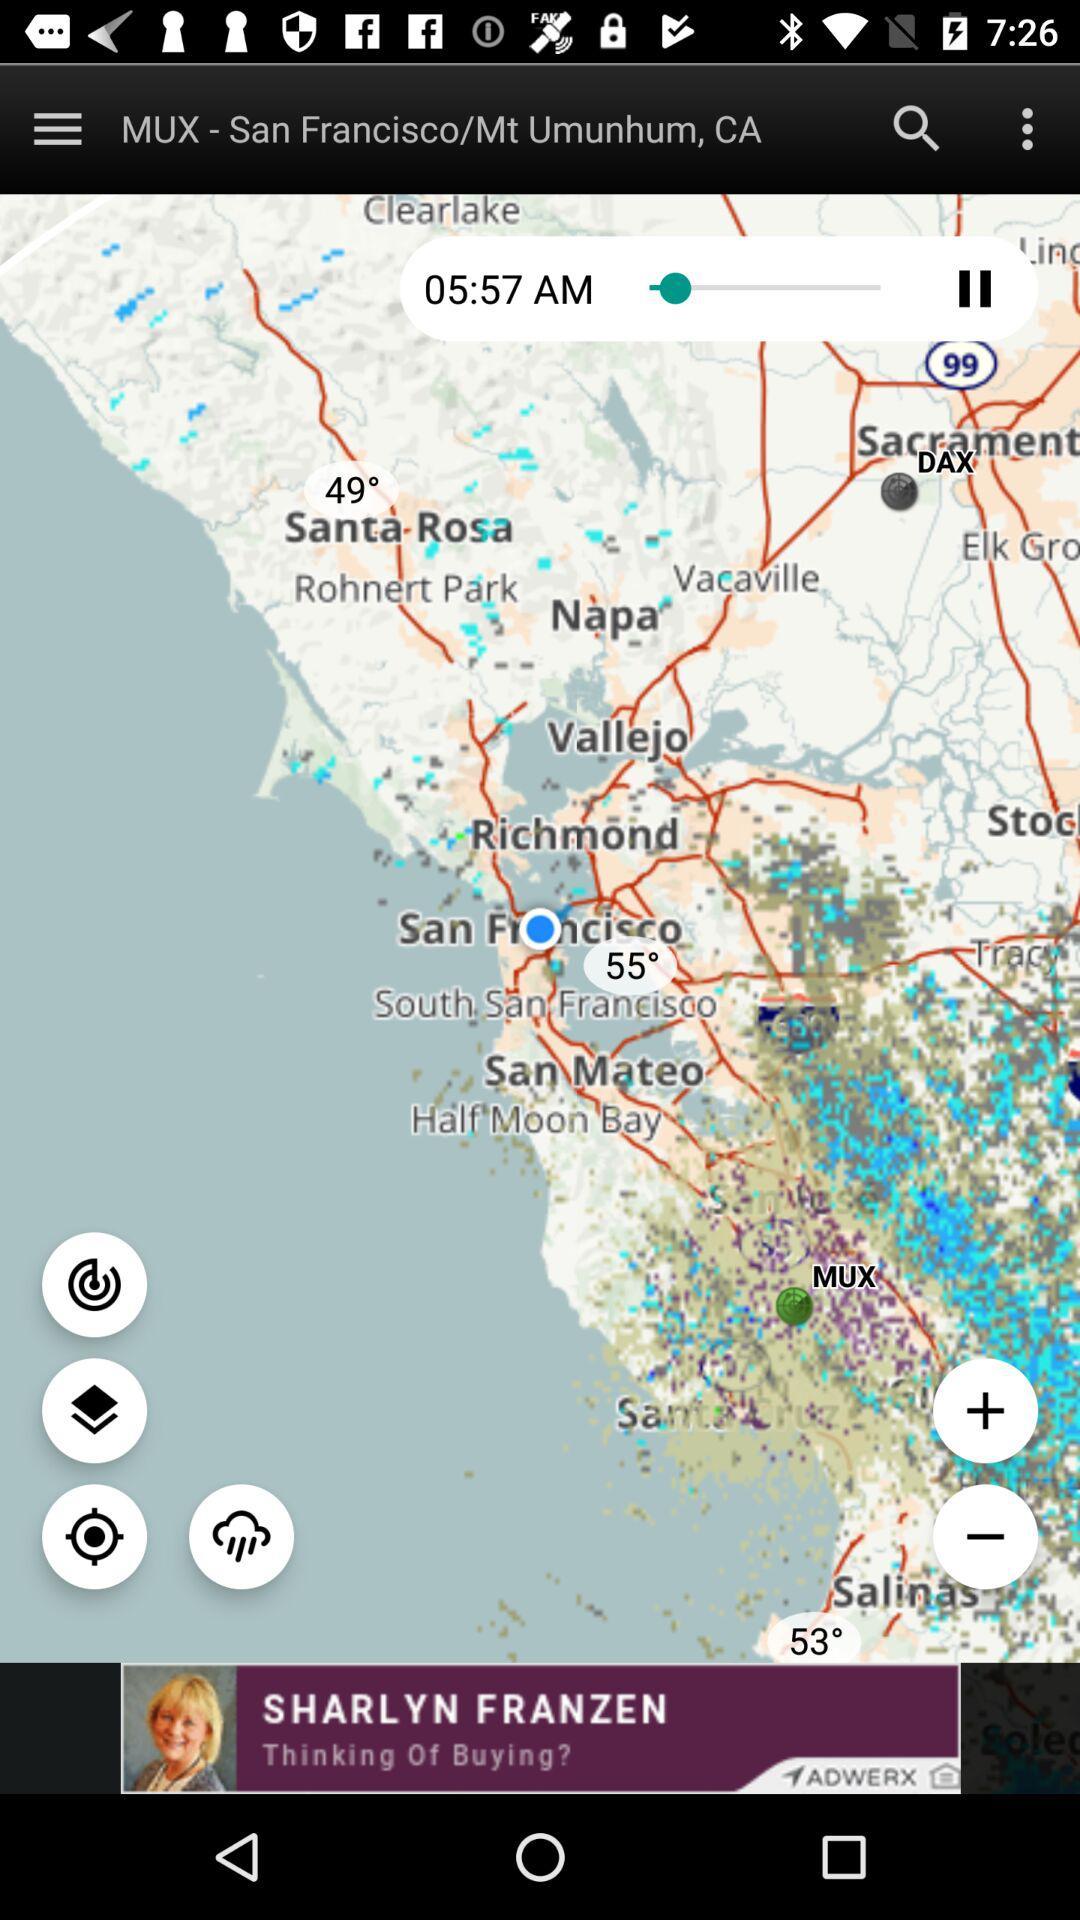 Image resolution: width=1080 pixels, height=1920 pixels. What do you see at coordinates (94, 1409) in the screenshot?
I see `change visible layers` at bounding box center [94, 1409].